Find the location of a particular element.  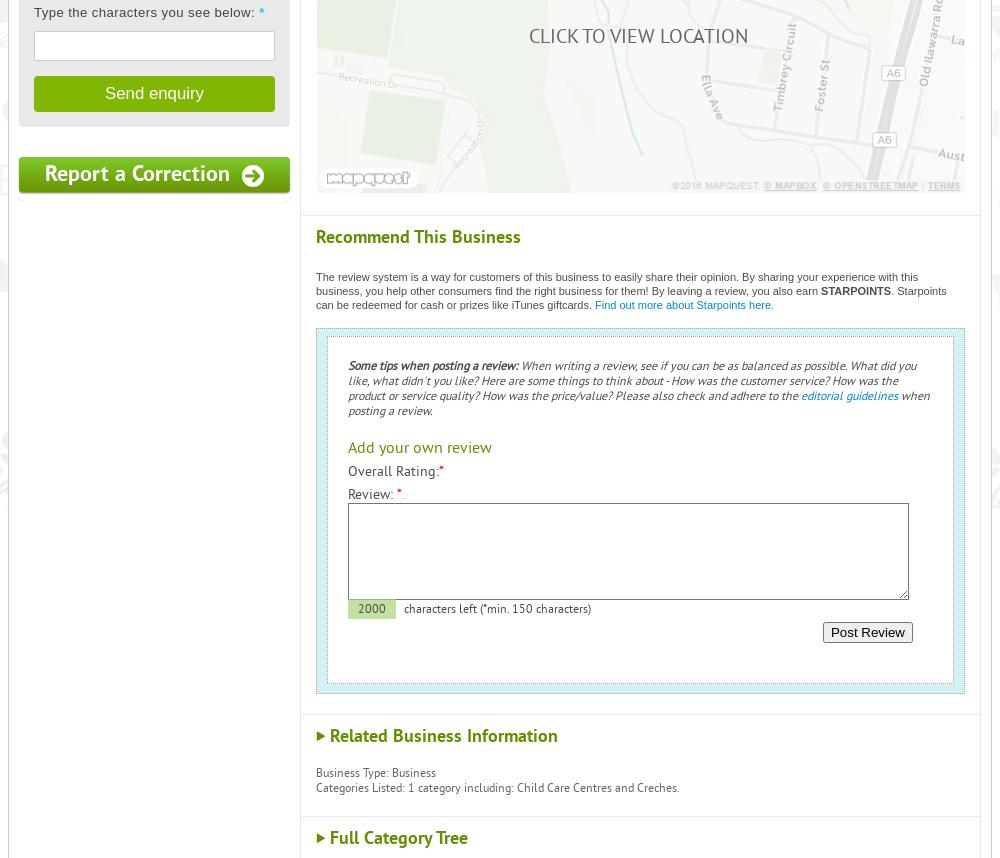

'The review system is a way for customers of this business to easily share their opinion. By sharing your experience with this business, you help other consumers find the right business for them! By leaving a review, you also earn' is located at coordinates (616, 283).